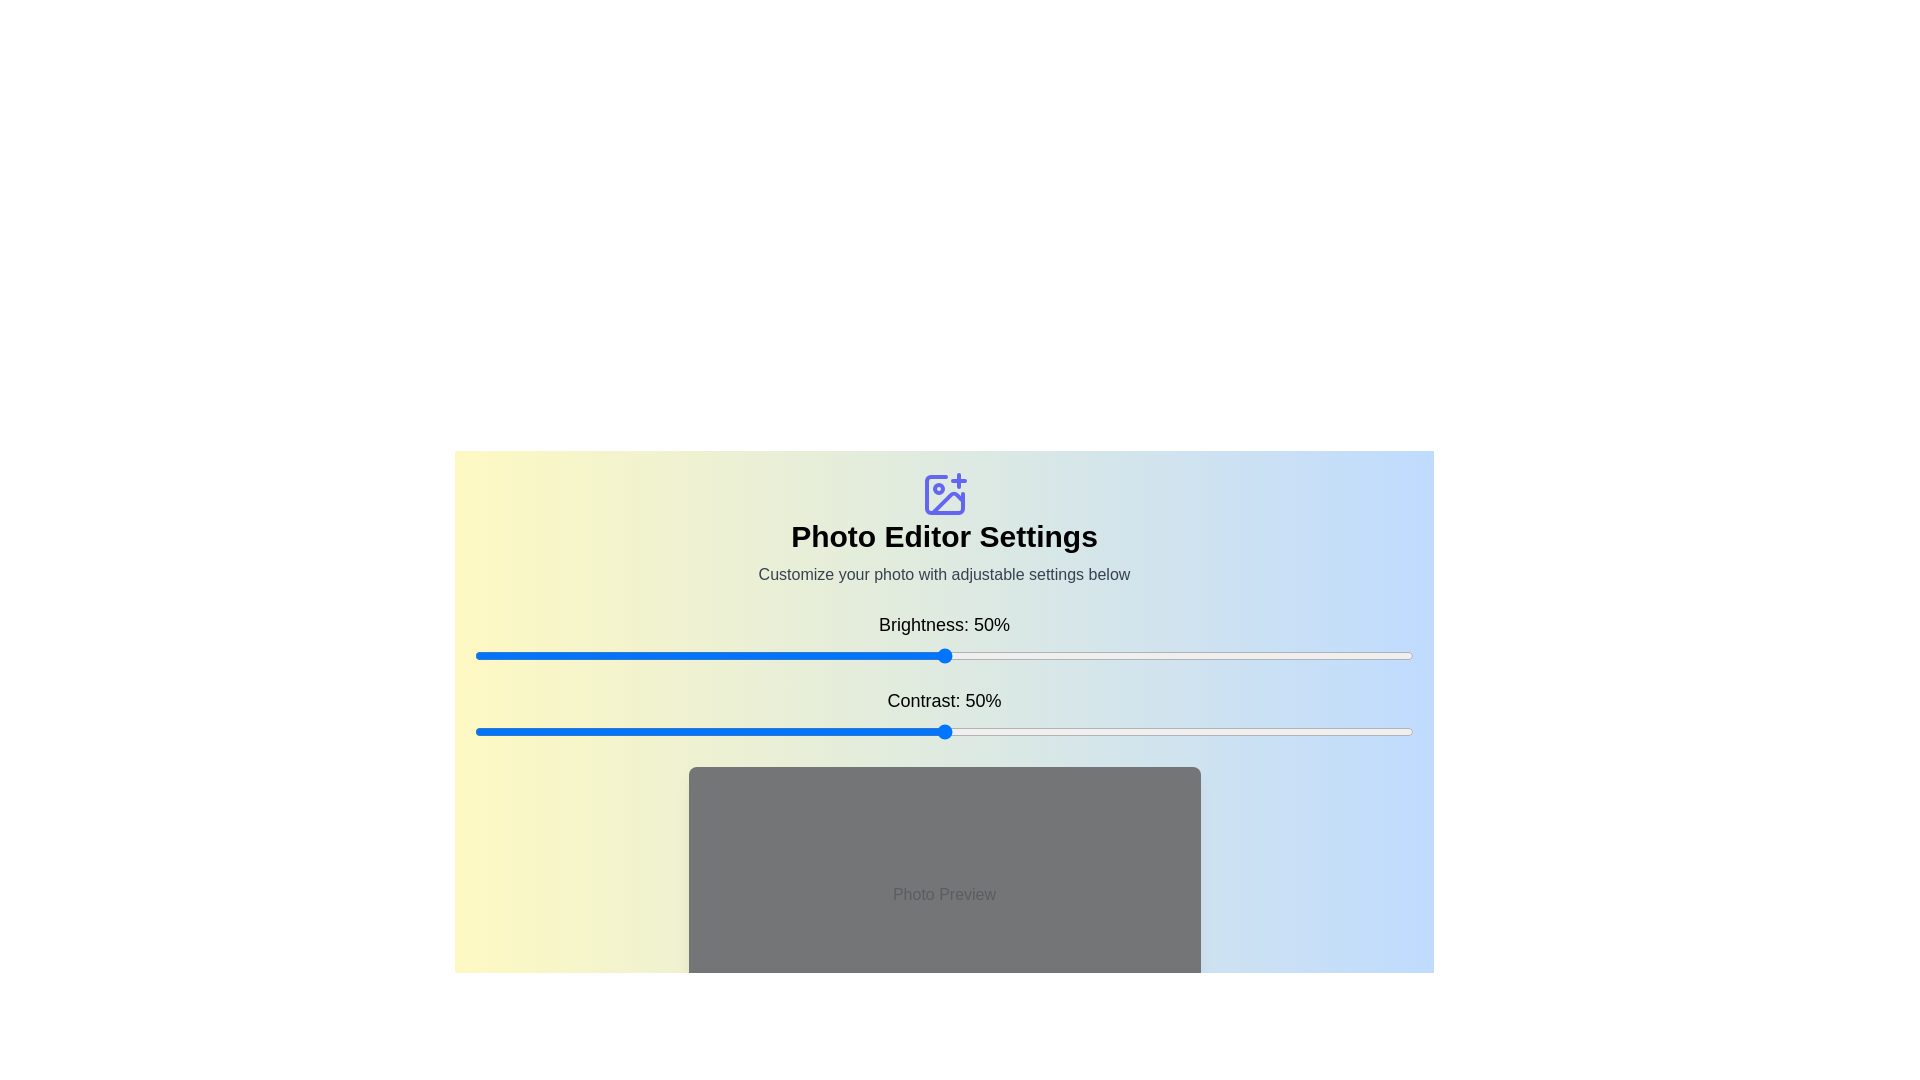 This screenshot has height=1080, width=1920. I want to click on the contrast slider to 27%, so click(727, 732).